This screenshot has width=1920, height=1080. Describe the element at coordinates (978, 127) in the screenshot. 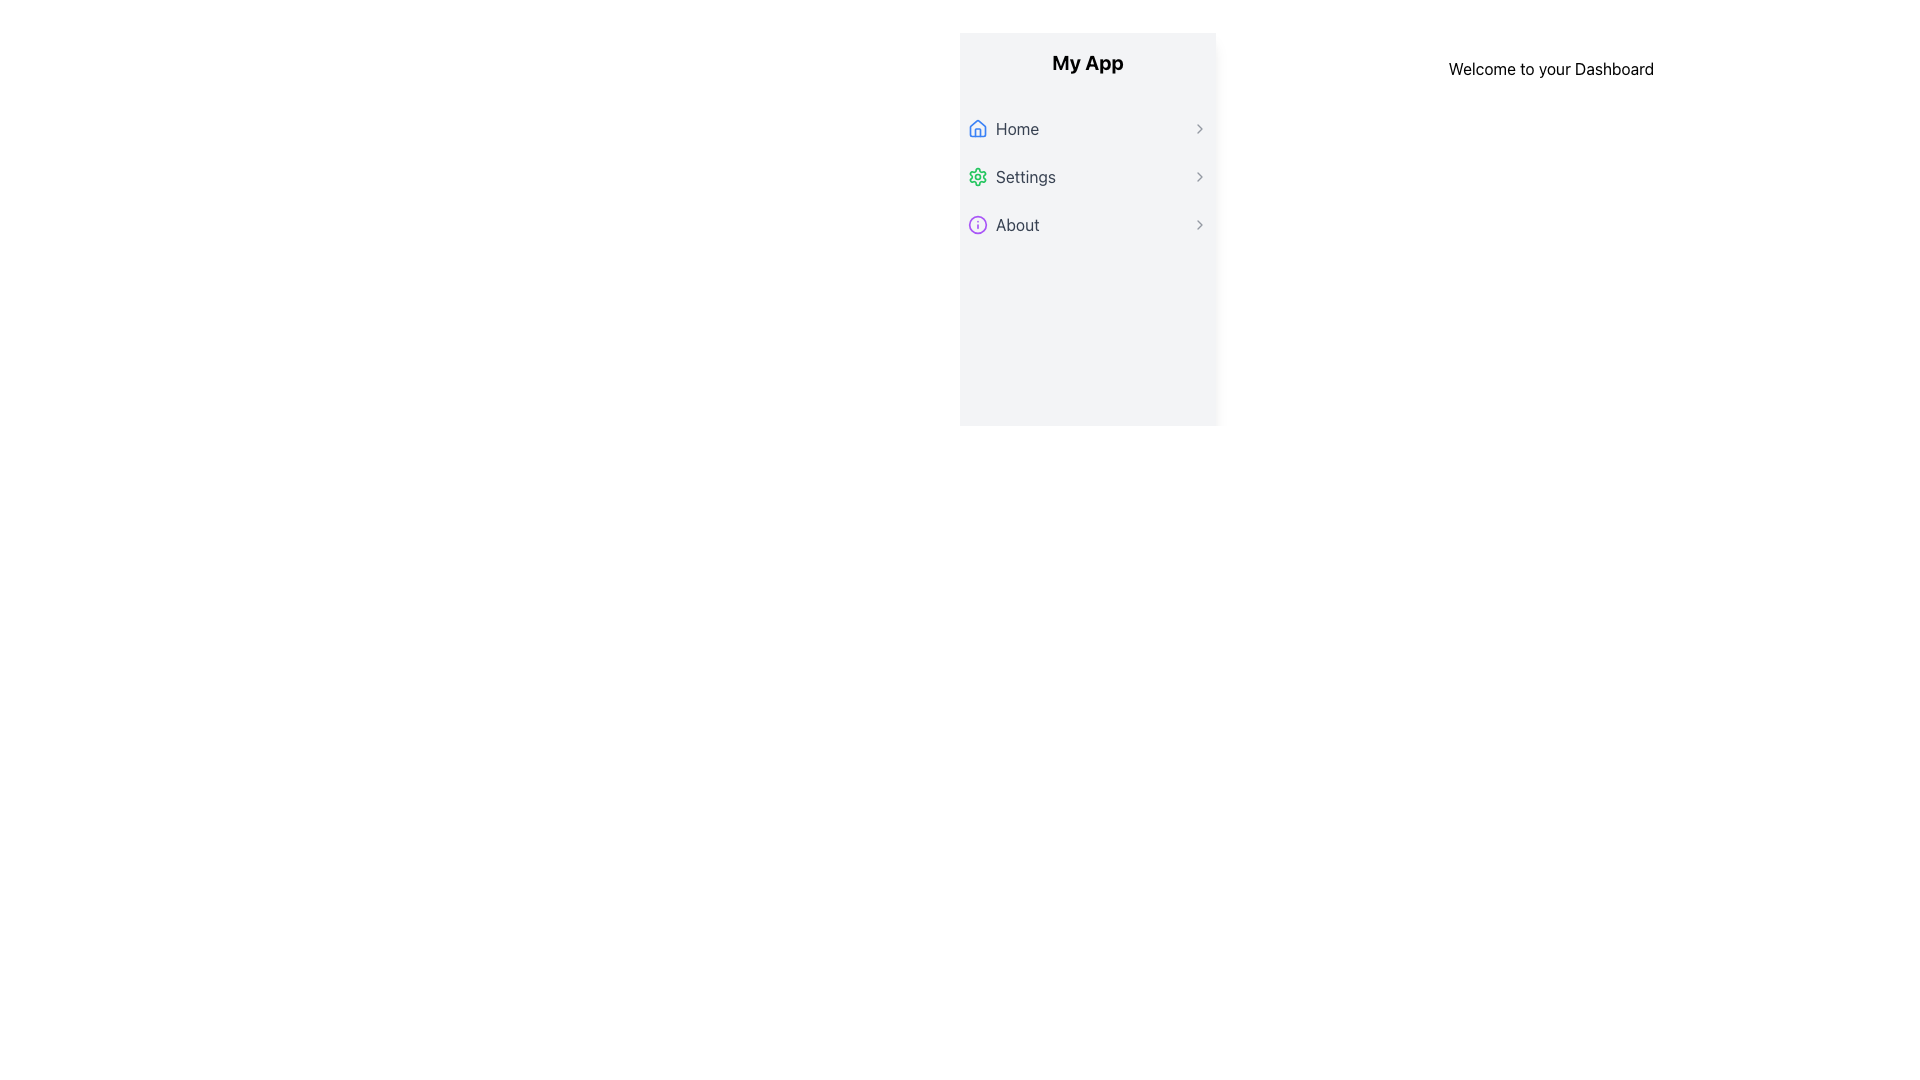

I see `the house-shaped icon with a blue outline in the left-side navigation menu, adjacent to the 'Home' label` at that location.